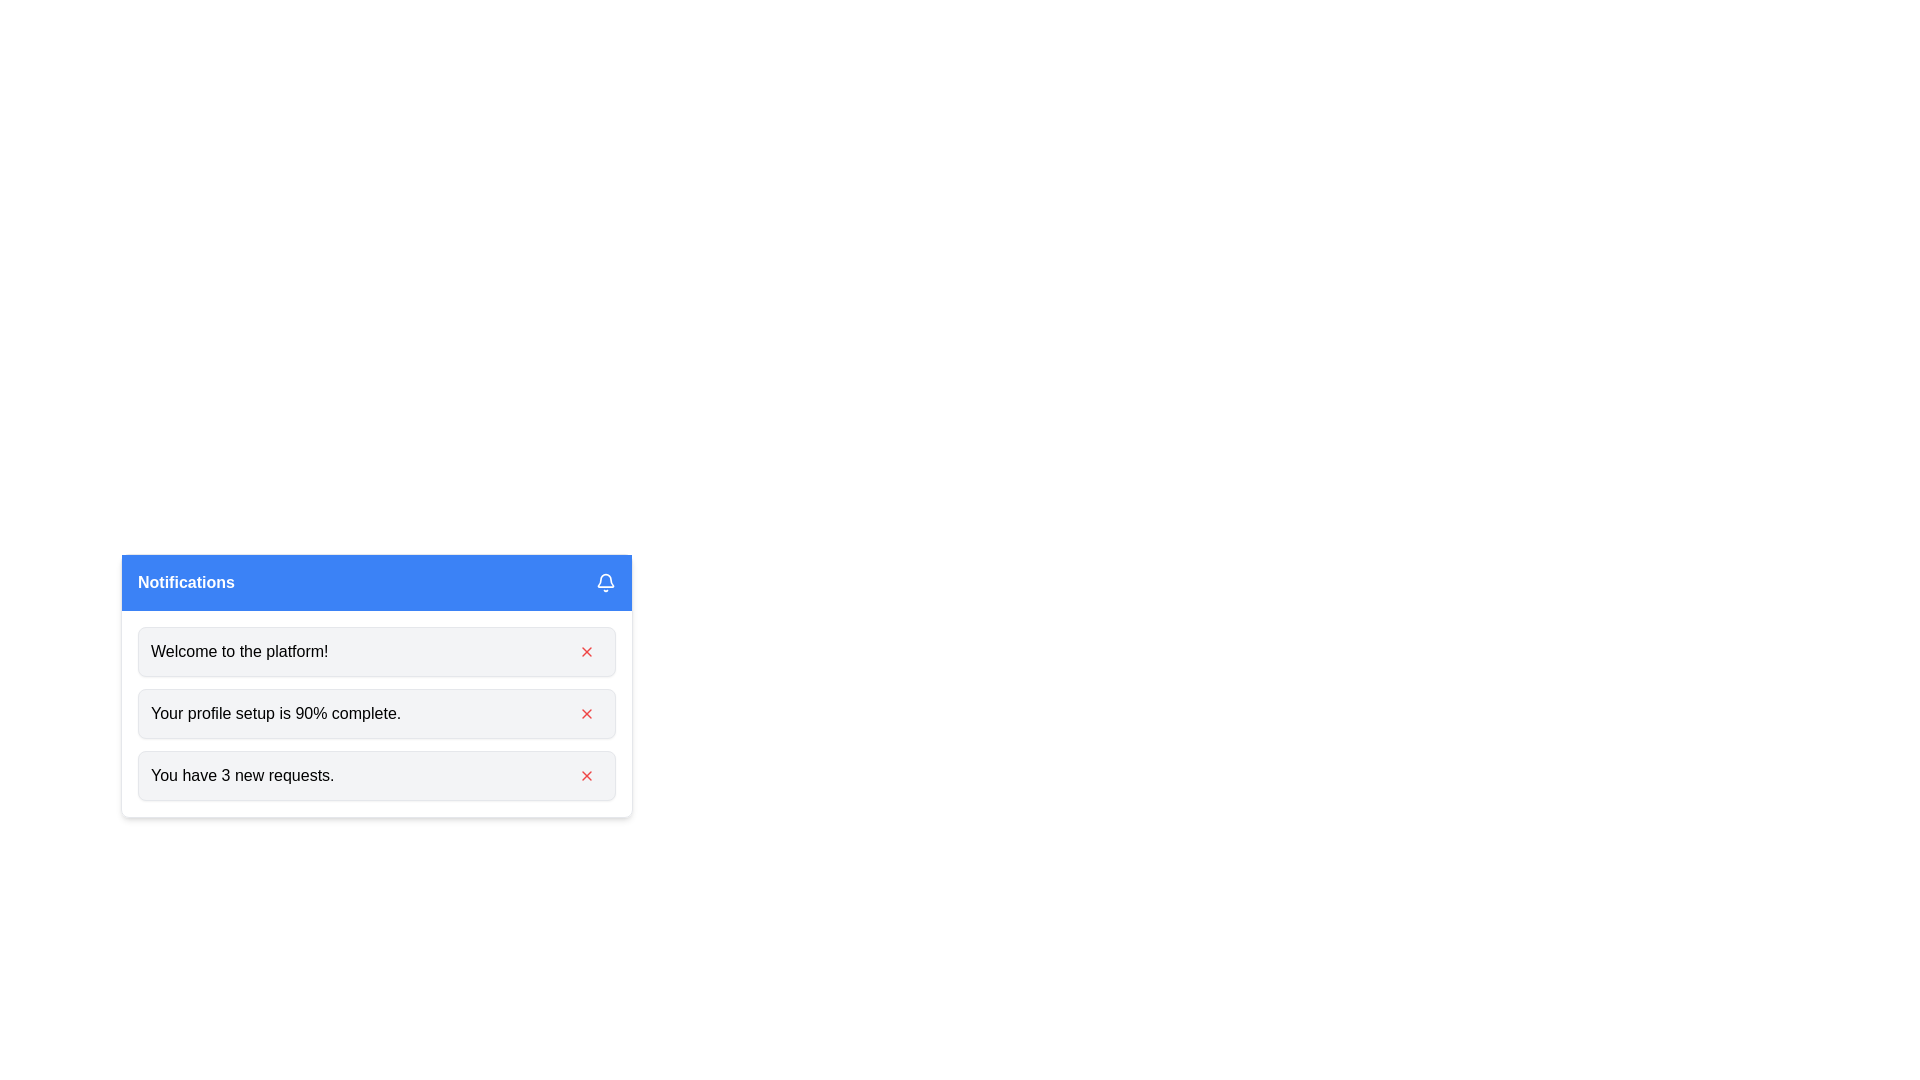 The width and height of the screenshot is (1920, 1080). Describe the element at coordinates (585, 651) in the screenshot. I see `the close button icon on the far-right side of the notification row stating 'Welcome to the platform!'` at that location.